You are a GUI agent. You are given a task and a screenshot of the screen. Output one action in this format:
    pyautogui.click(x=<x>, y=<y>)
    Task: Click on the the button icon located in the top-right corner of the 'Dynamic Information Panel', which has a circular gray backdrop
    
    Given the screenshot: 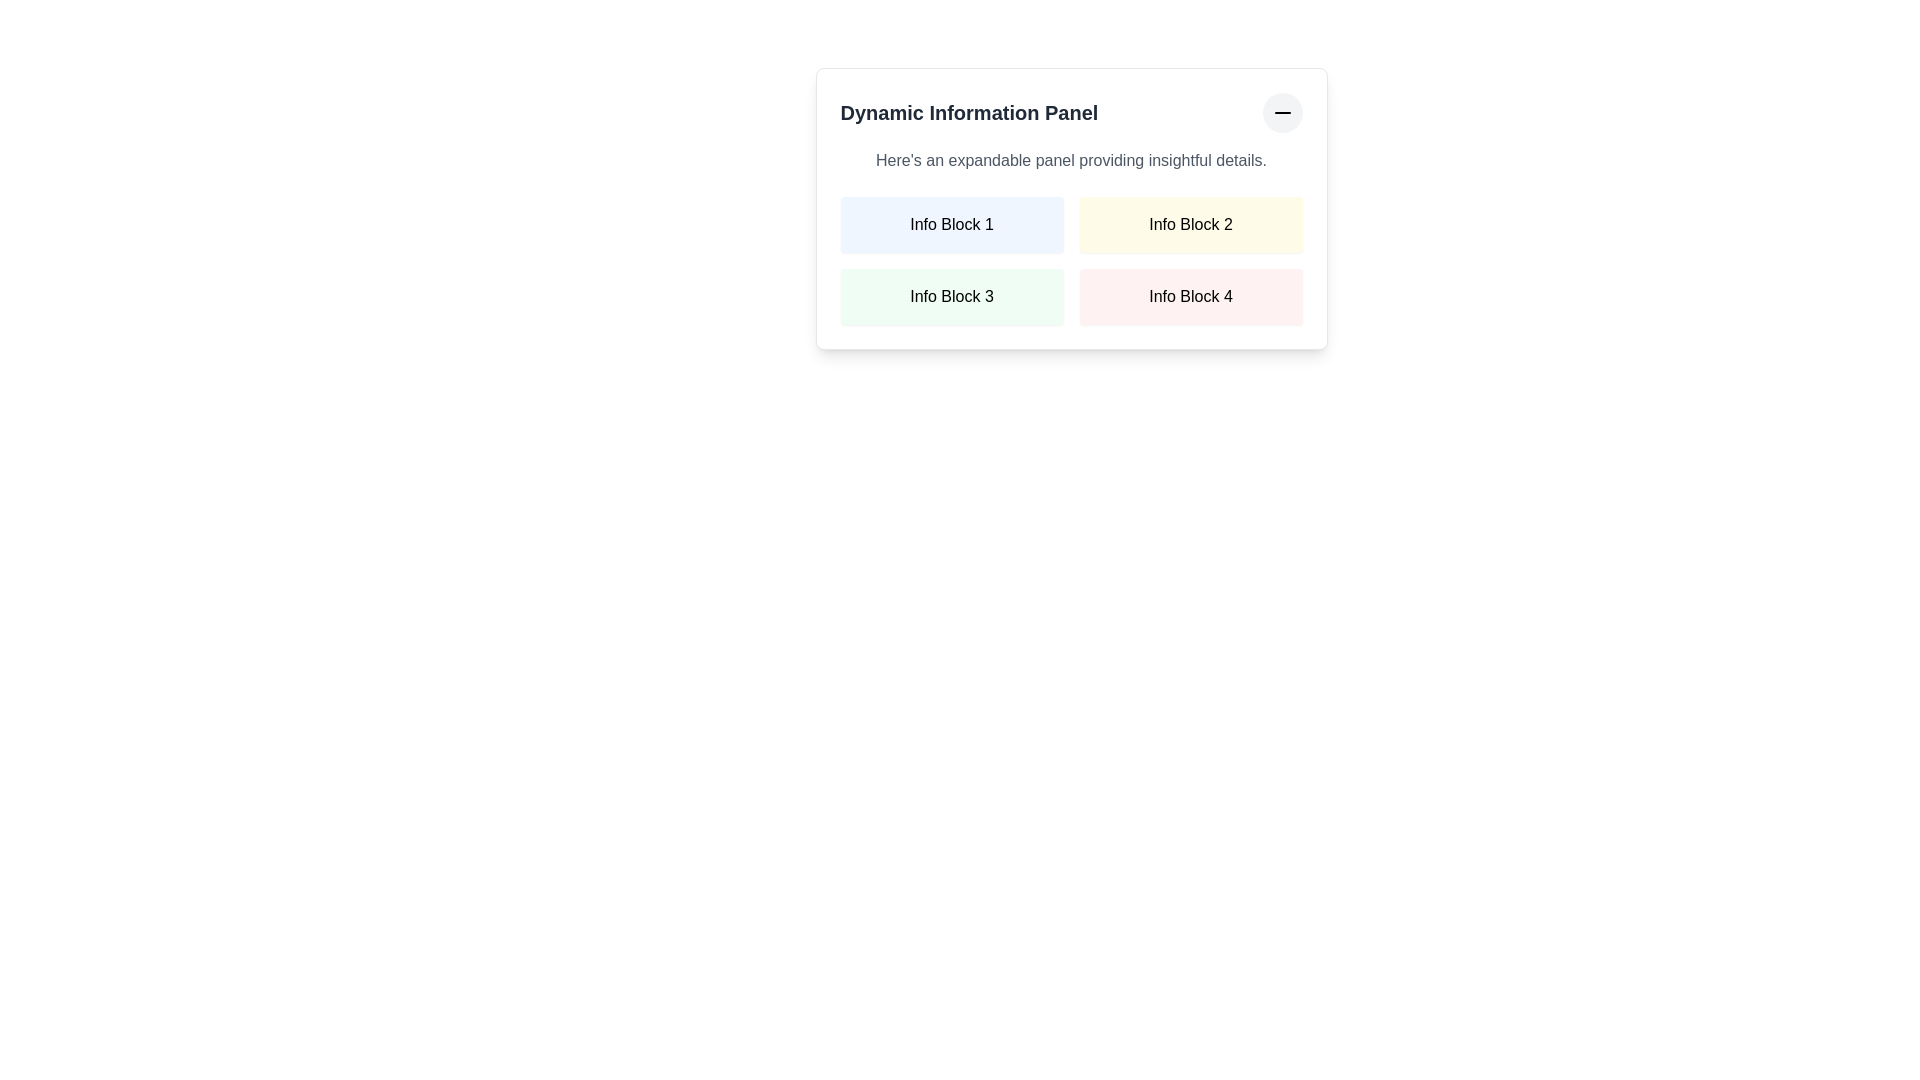 What is the action you would take?
    pyautogui.click(x=1282, y=112)
    